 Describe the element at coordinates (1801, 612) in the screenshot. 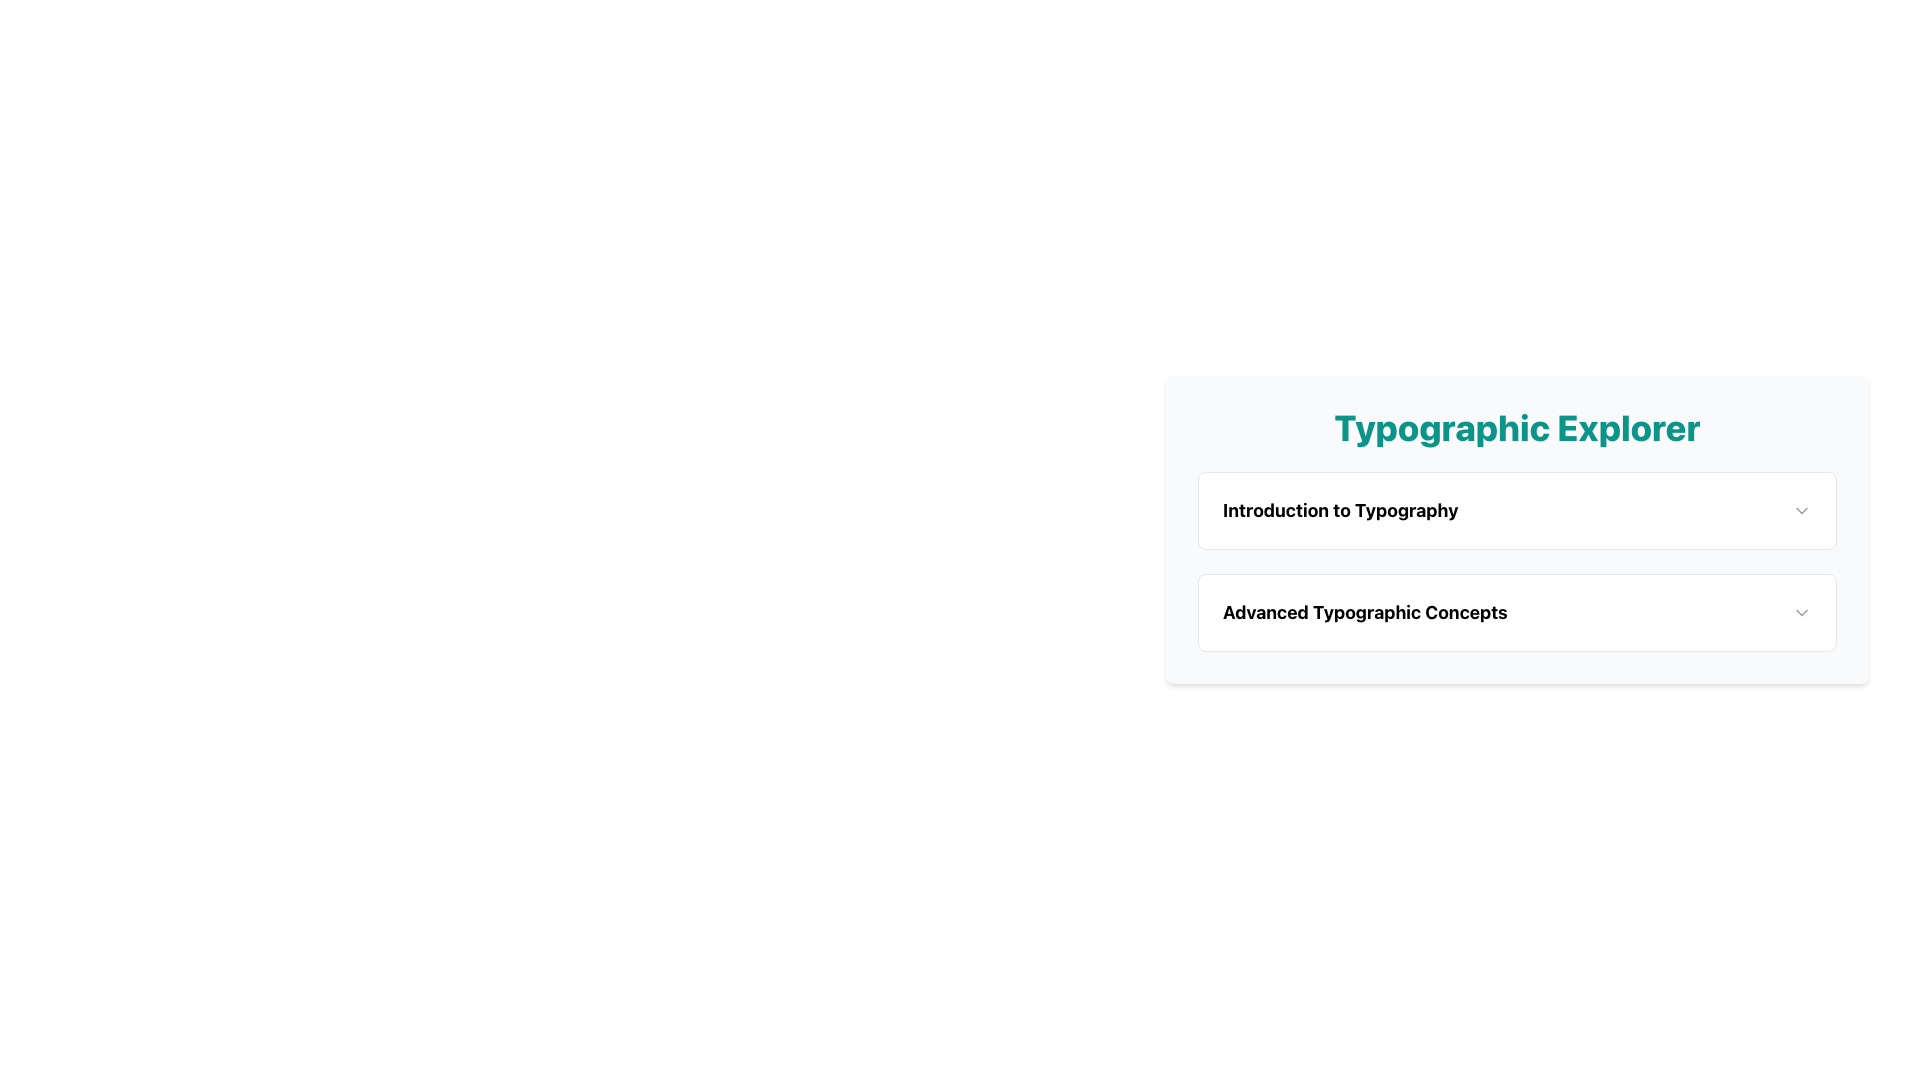

I see `the Dropdown indicator icon located at the right edge of the 'Advanced Typographic Concepts' text to trigger potential visual feedback` at that location.